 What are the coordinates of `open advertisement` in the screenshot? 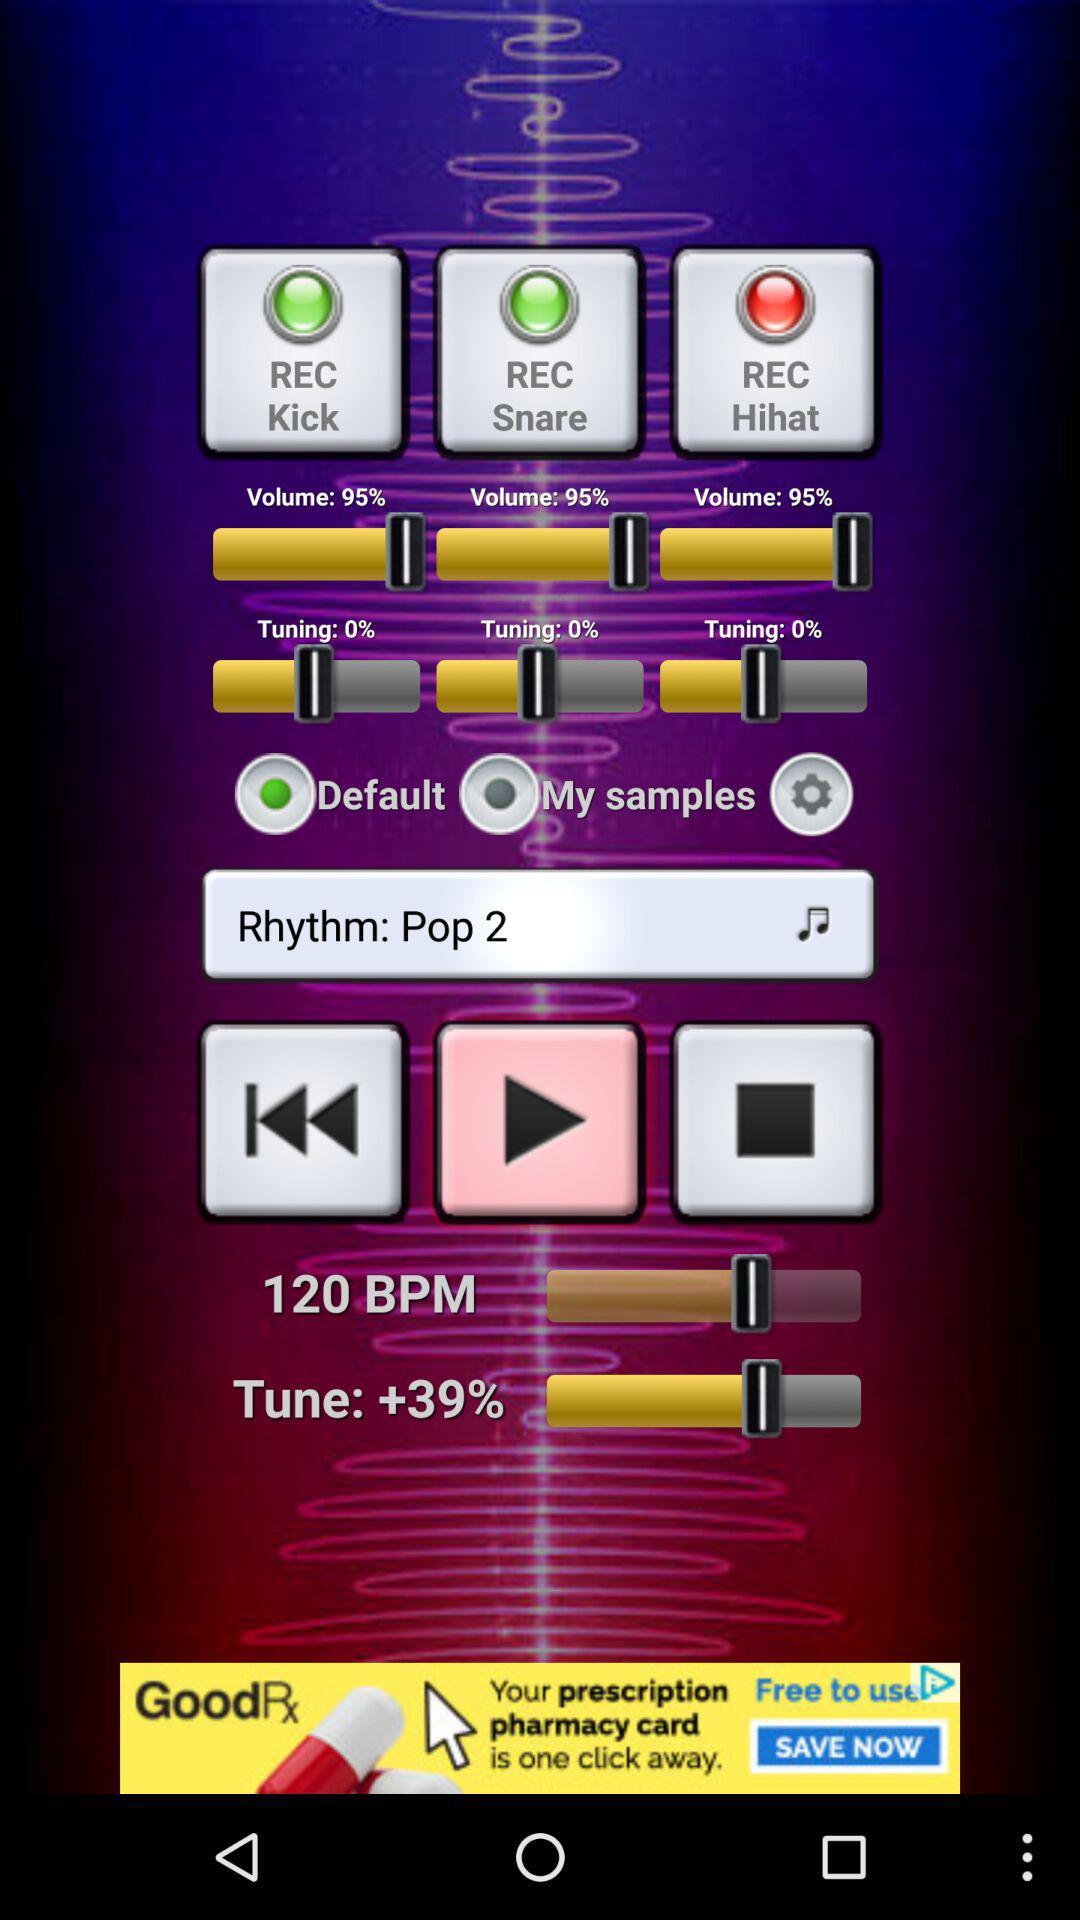 It's located at (540, 1727).